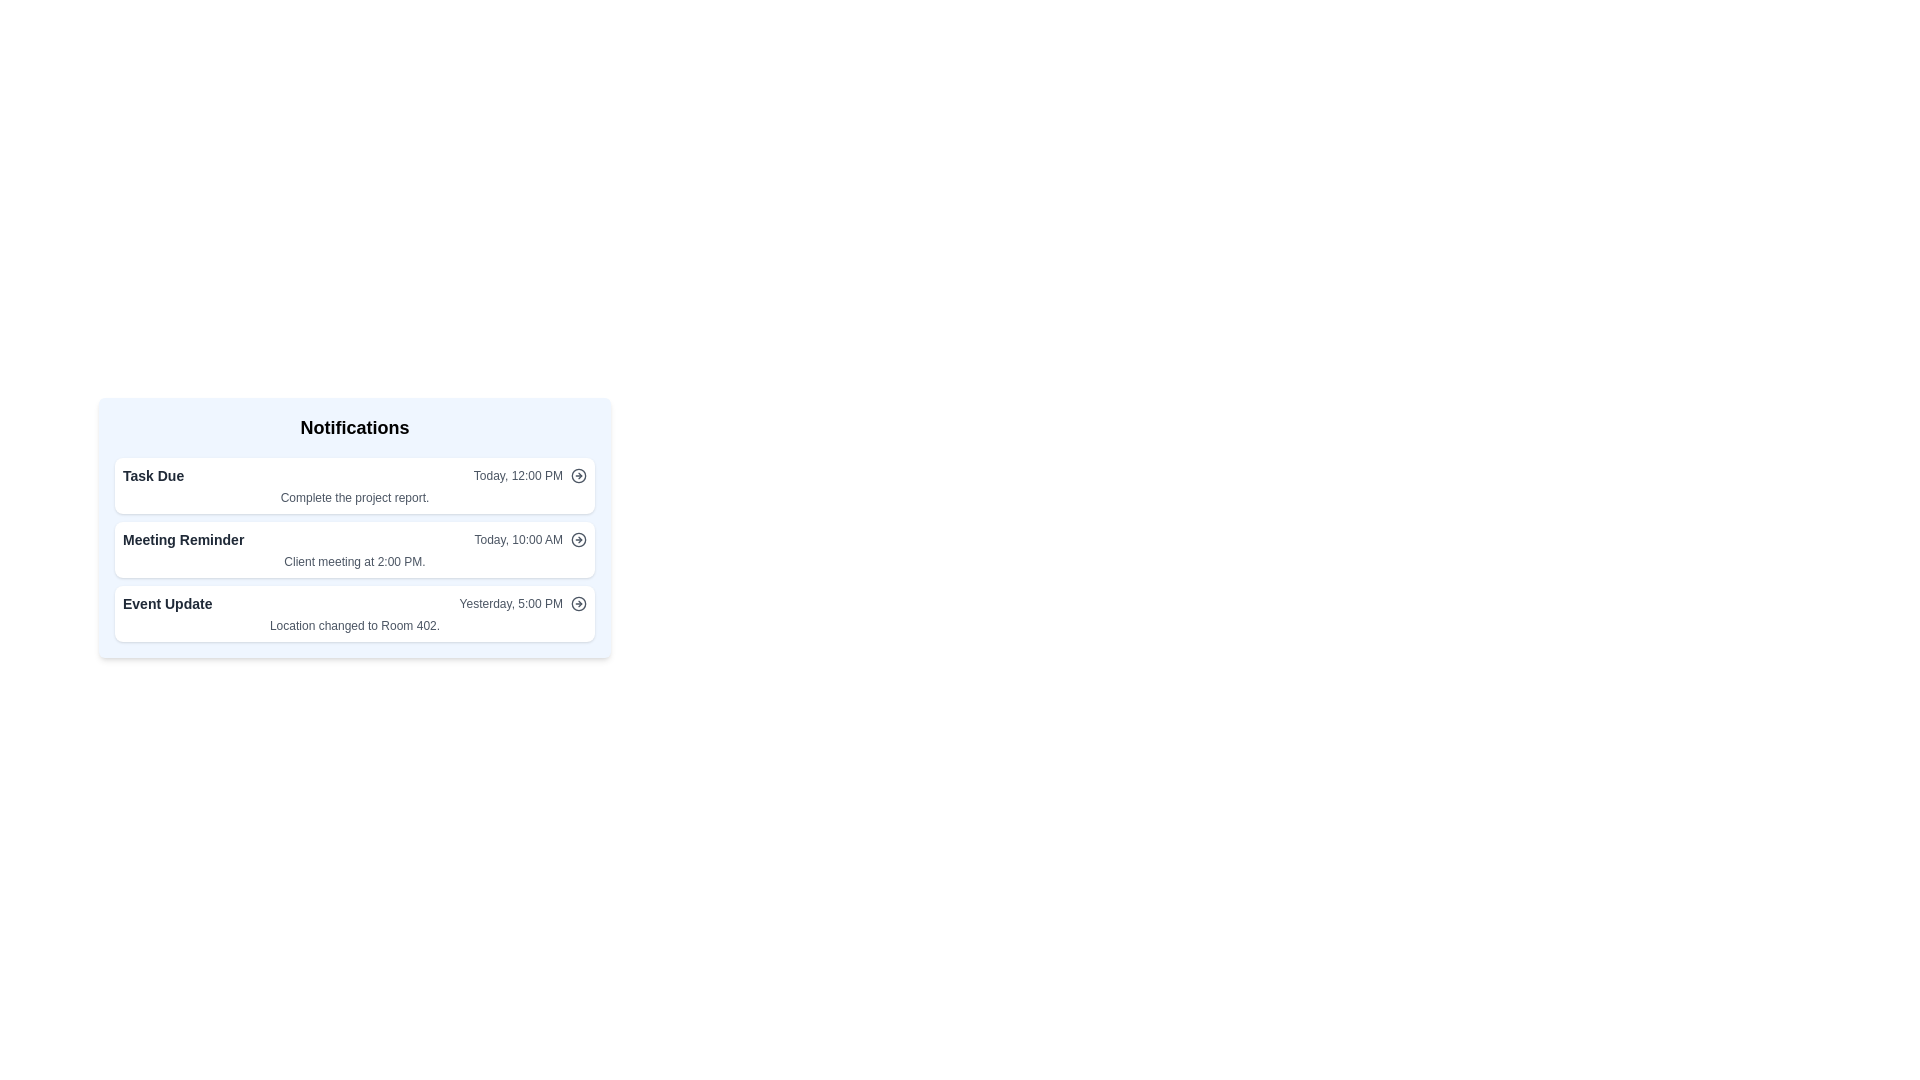  What do you see at coordinates (167, 603) in the screenshot?
I see `text of the 'Event Update' label located in the third notification card under 'Notifications'` at bounding box center [167, 603].